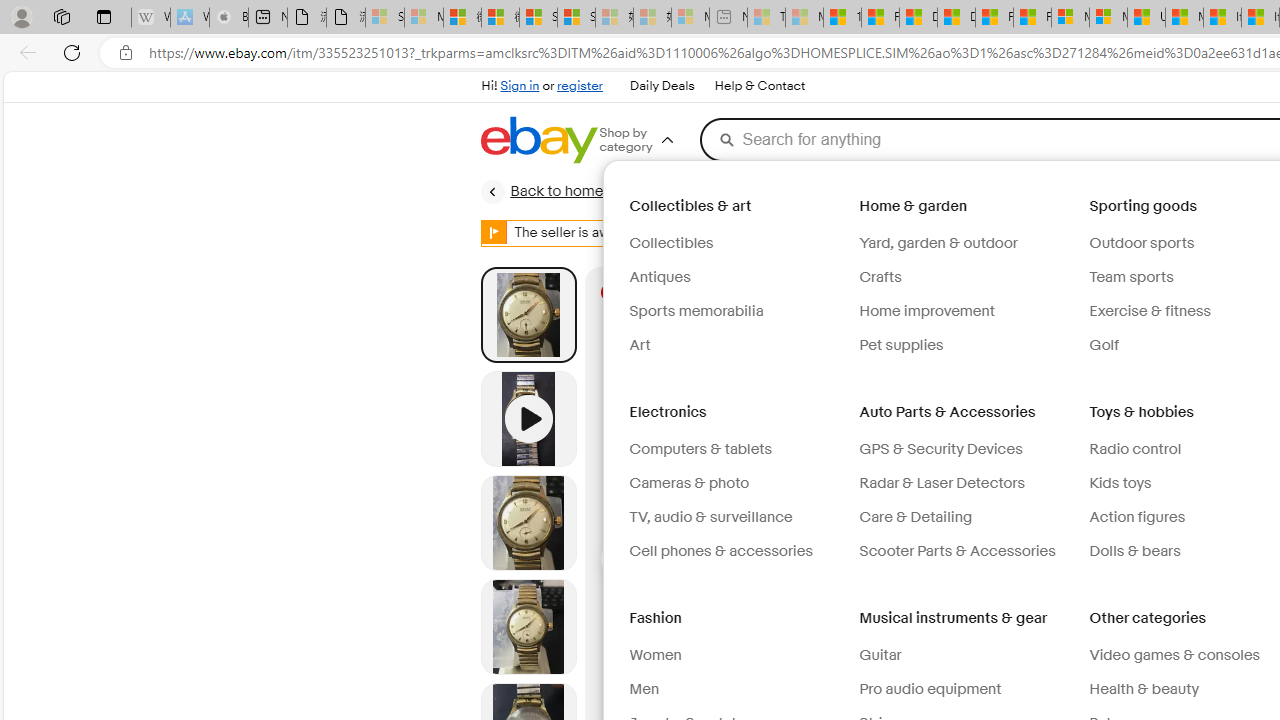 Image resolution: width=1280 pixels, height=720 pixels. What do you see at coordinates (735, 450) in the screenshot?
I see `'Computers & tablets'` at bounding box center [735, 450].